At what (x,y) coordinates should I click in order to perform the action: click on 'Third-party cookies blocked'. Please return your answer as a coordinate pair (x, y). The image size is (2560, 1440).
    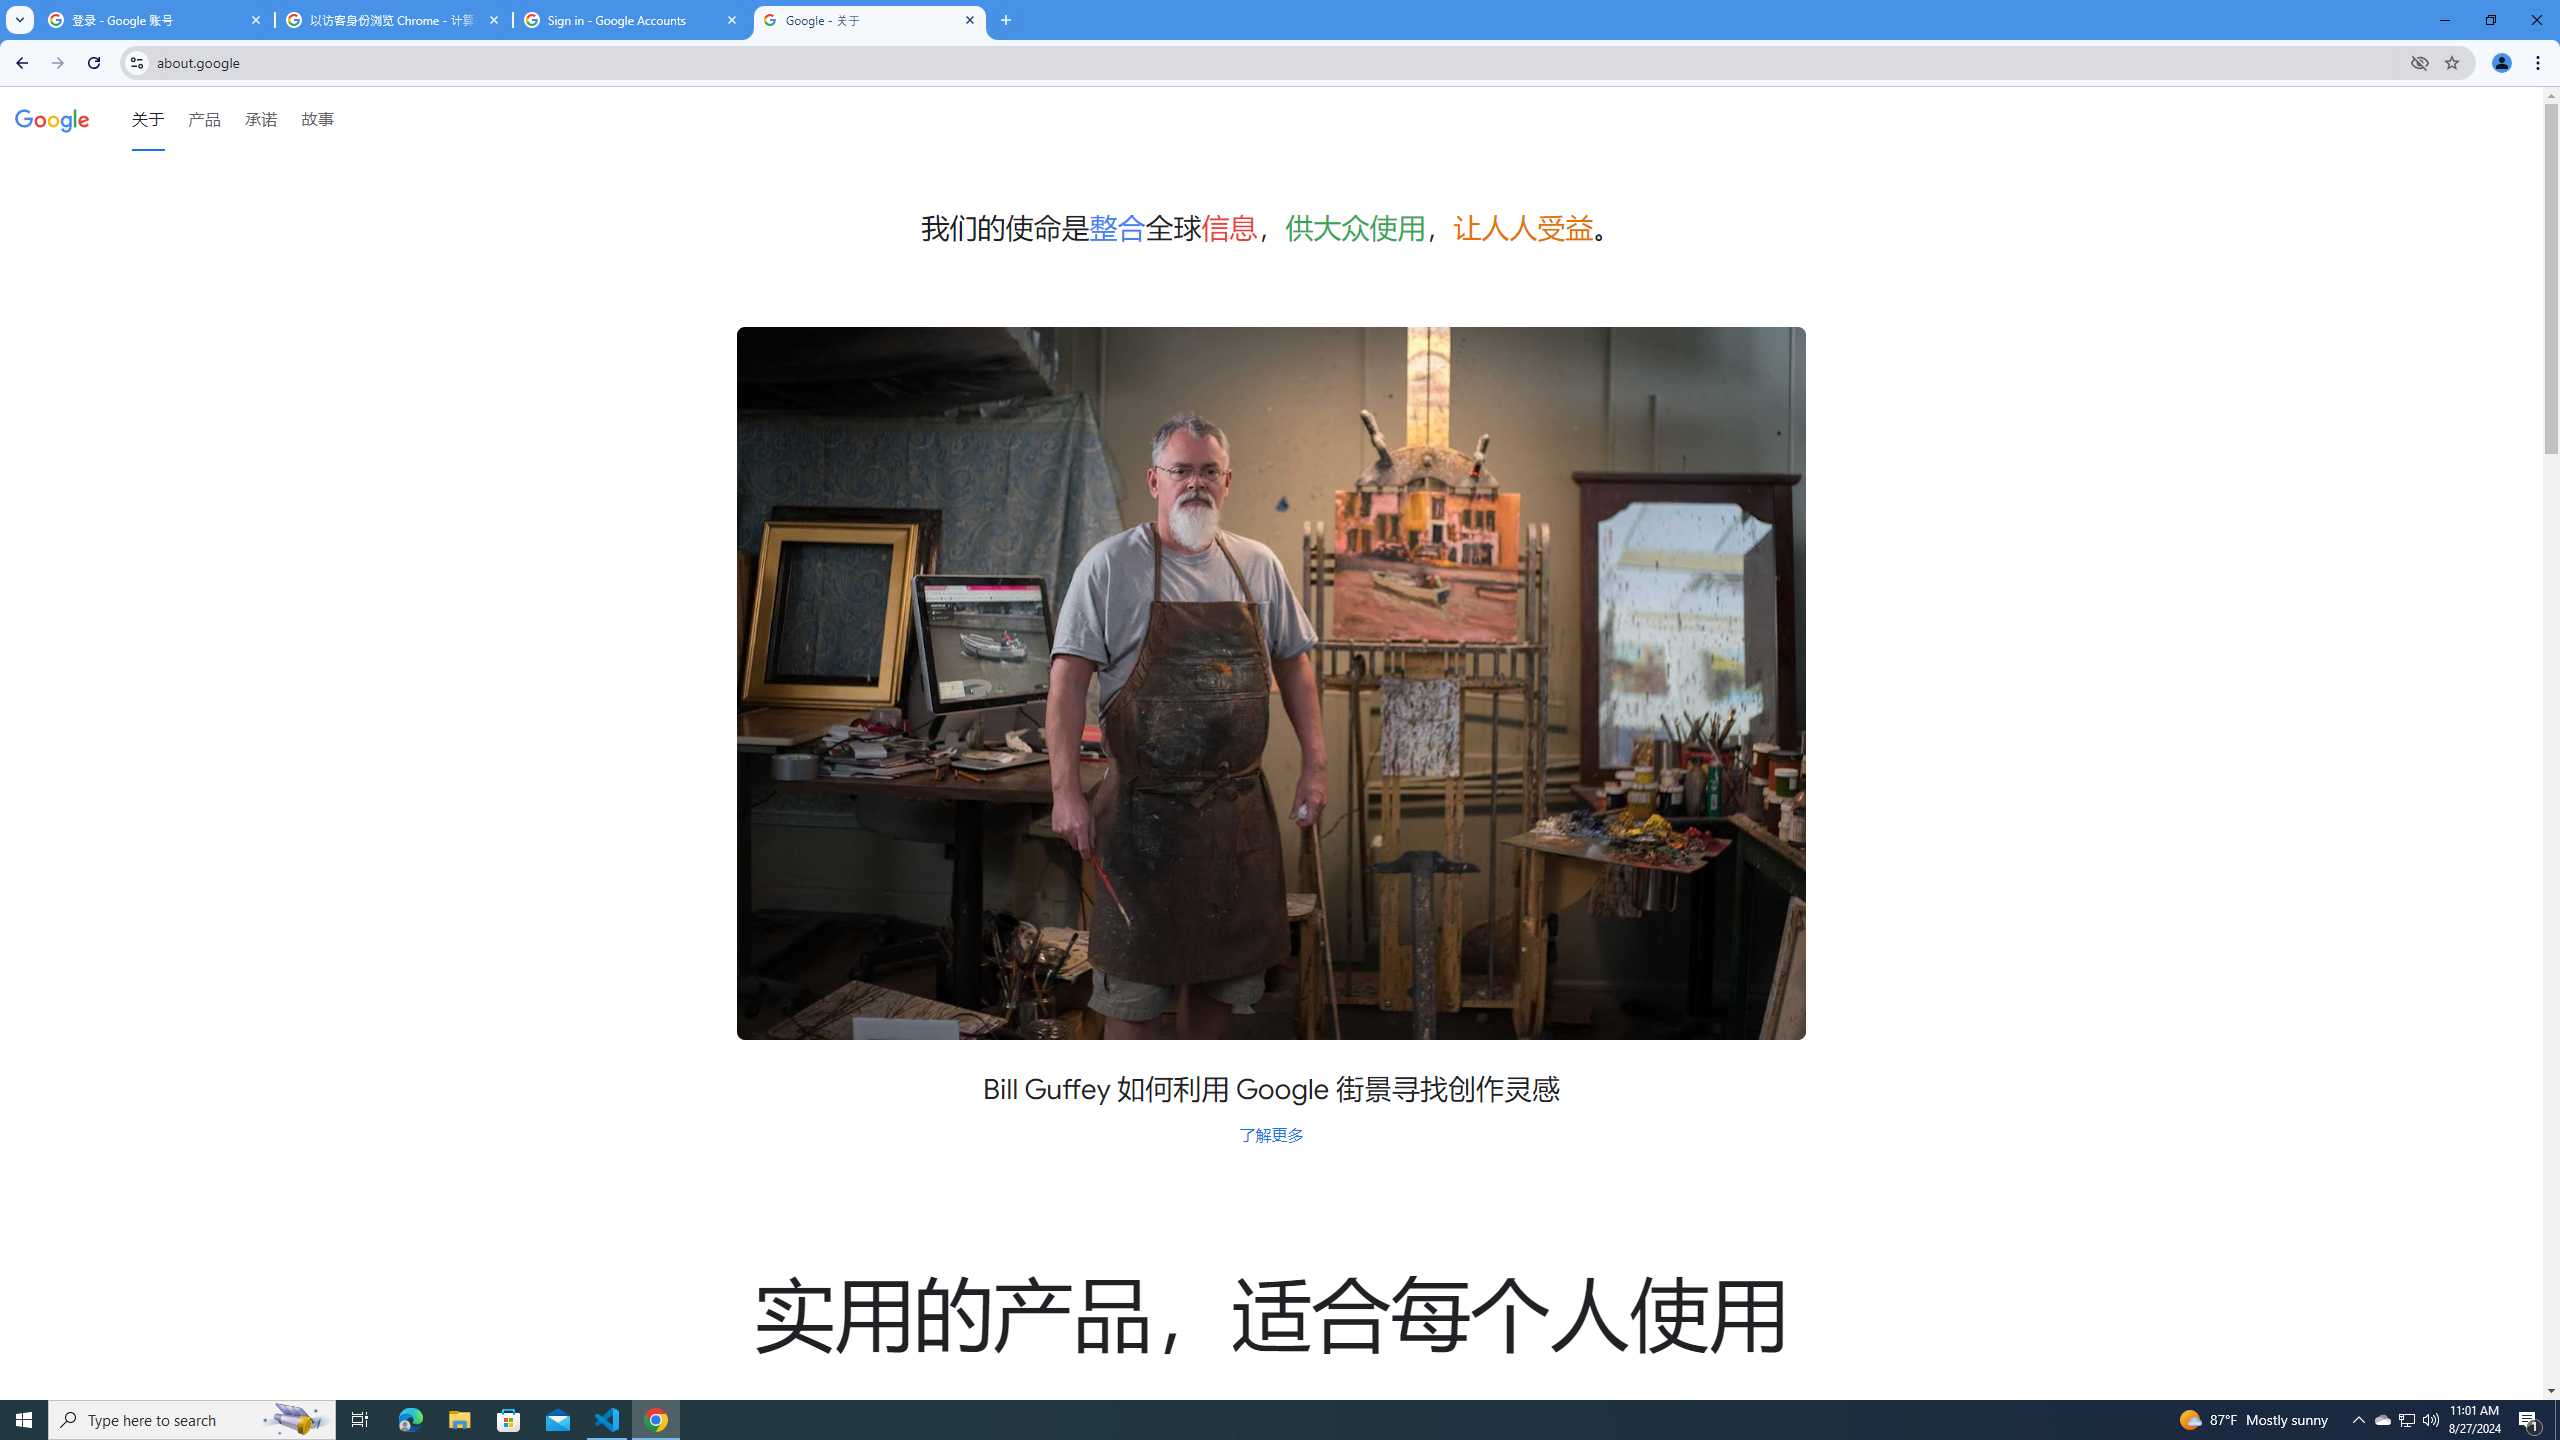
    Looking at the image, I should click on (2420, 61).